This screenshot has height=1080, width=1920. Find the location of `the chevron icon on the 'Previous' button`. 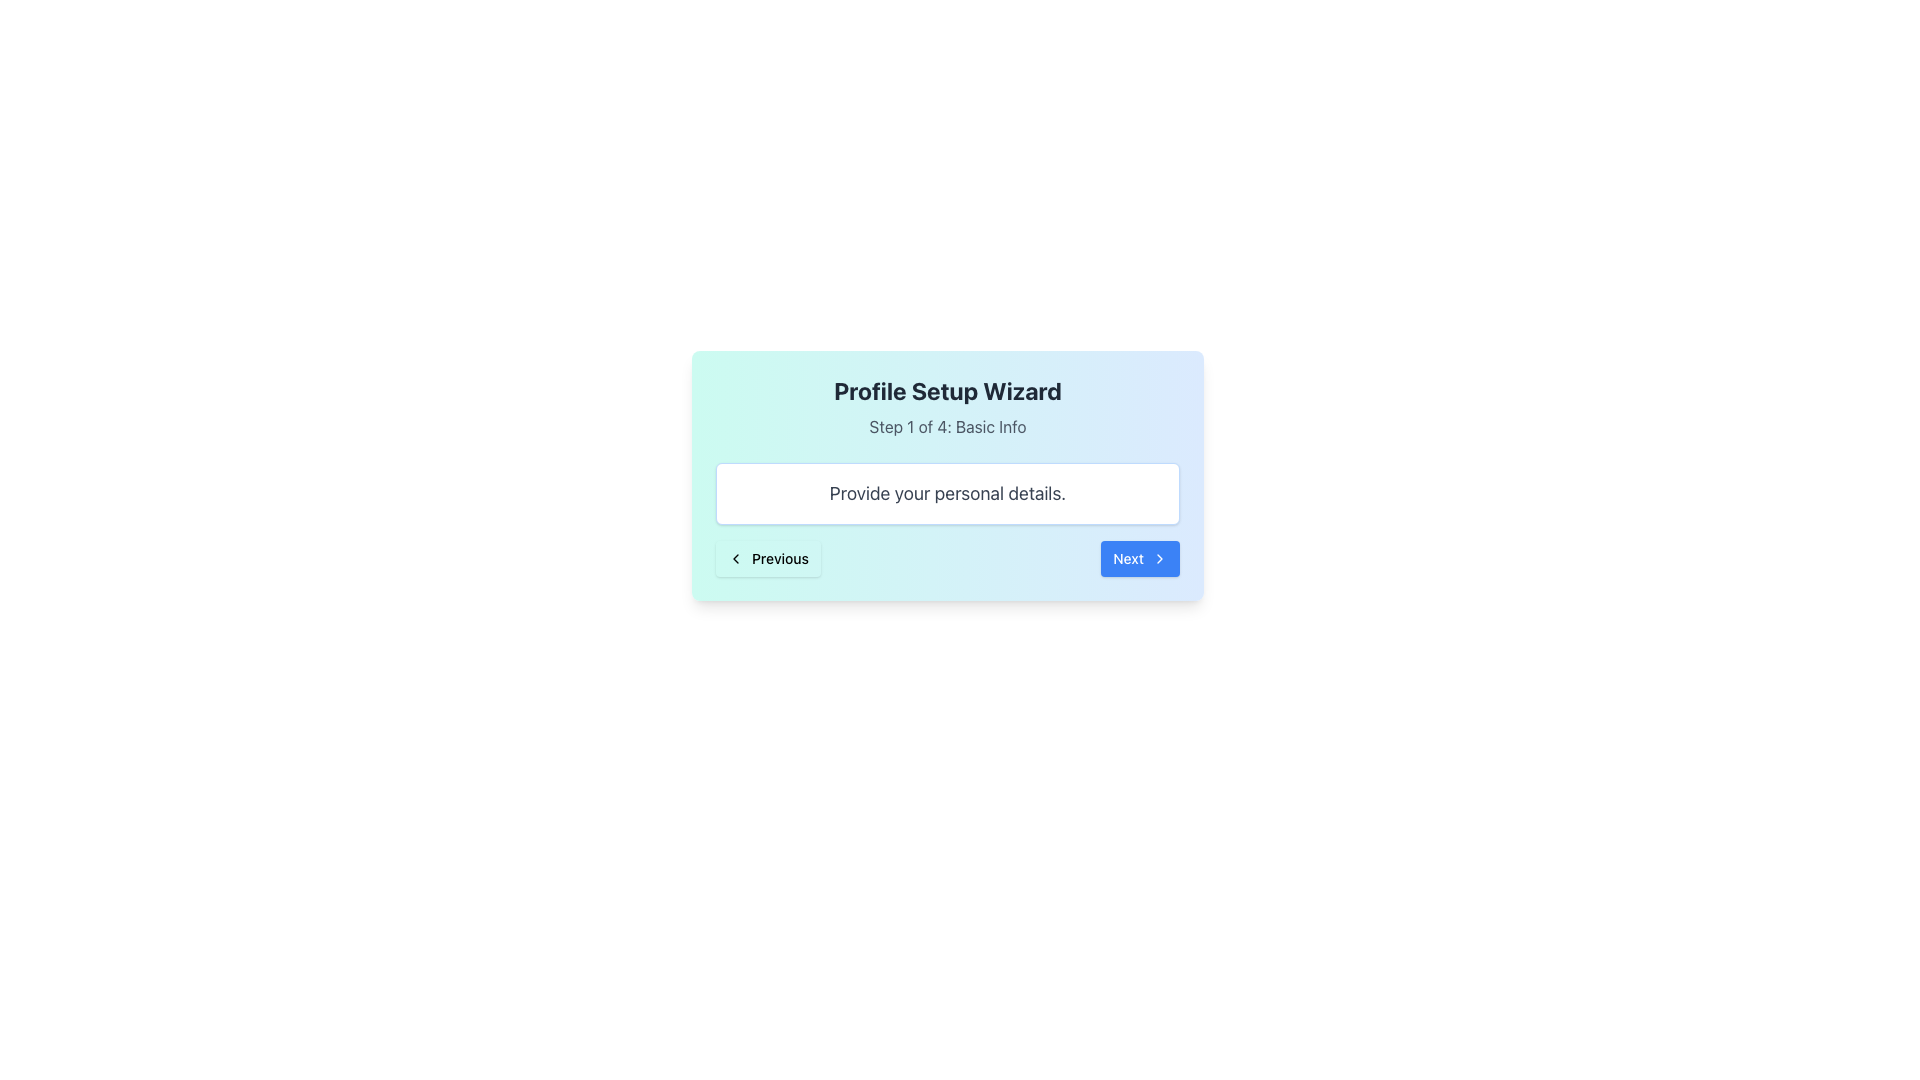

the chevron icon on the 'Previous' button is located at coordinates (734, 559).